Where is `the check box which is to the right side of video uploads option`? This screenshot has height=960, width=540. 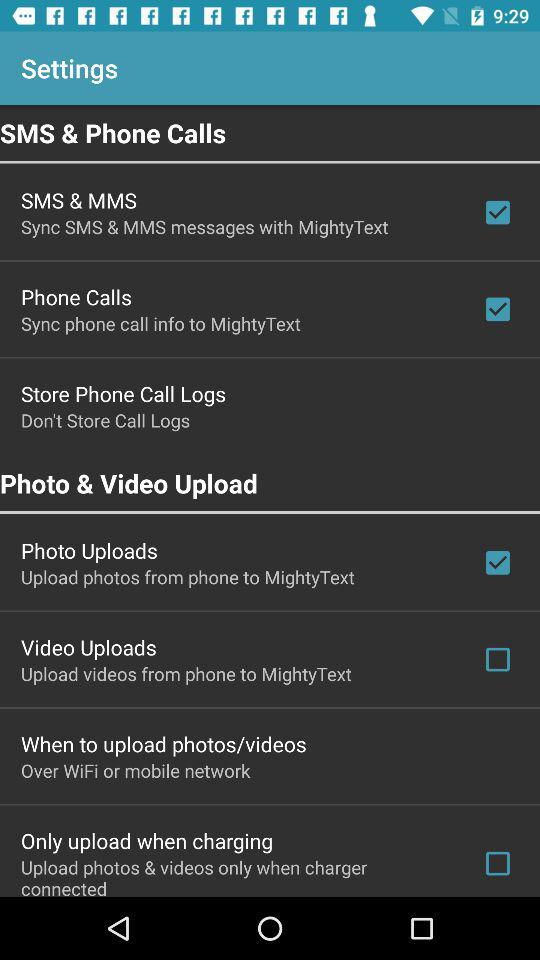 the check box which is to the right side of video uploads option is located at coordinates (496, 659).